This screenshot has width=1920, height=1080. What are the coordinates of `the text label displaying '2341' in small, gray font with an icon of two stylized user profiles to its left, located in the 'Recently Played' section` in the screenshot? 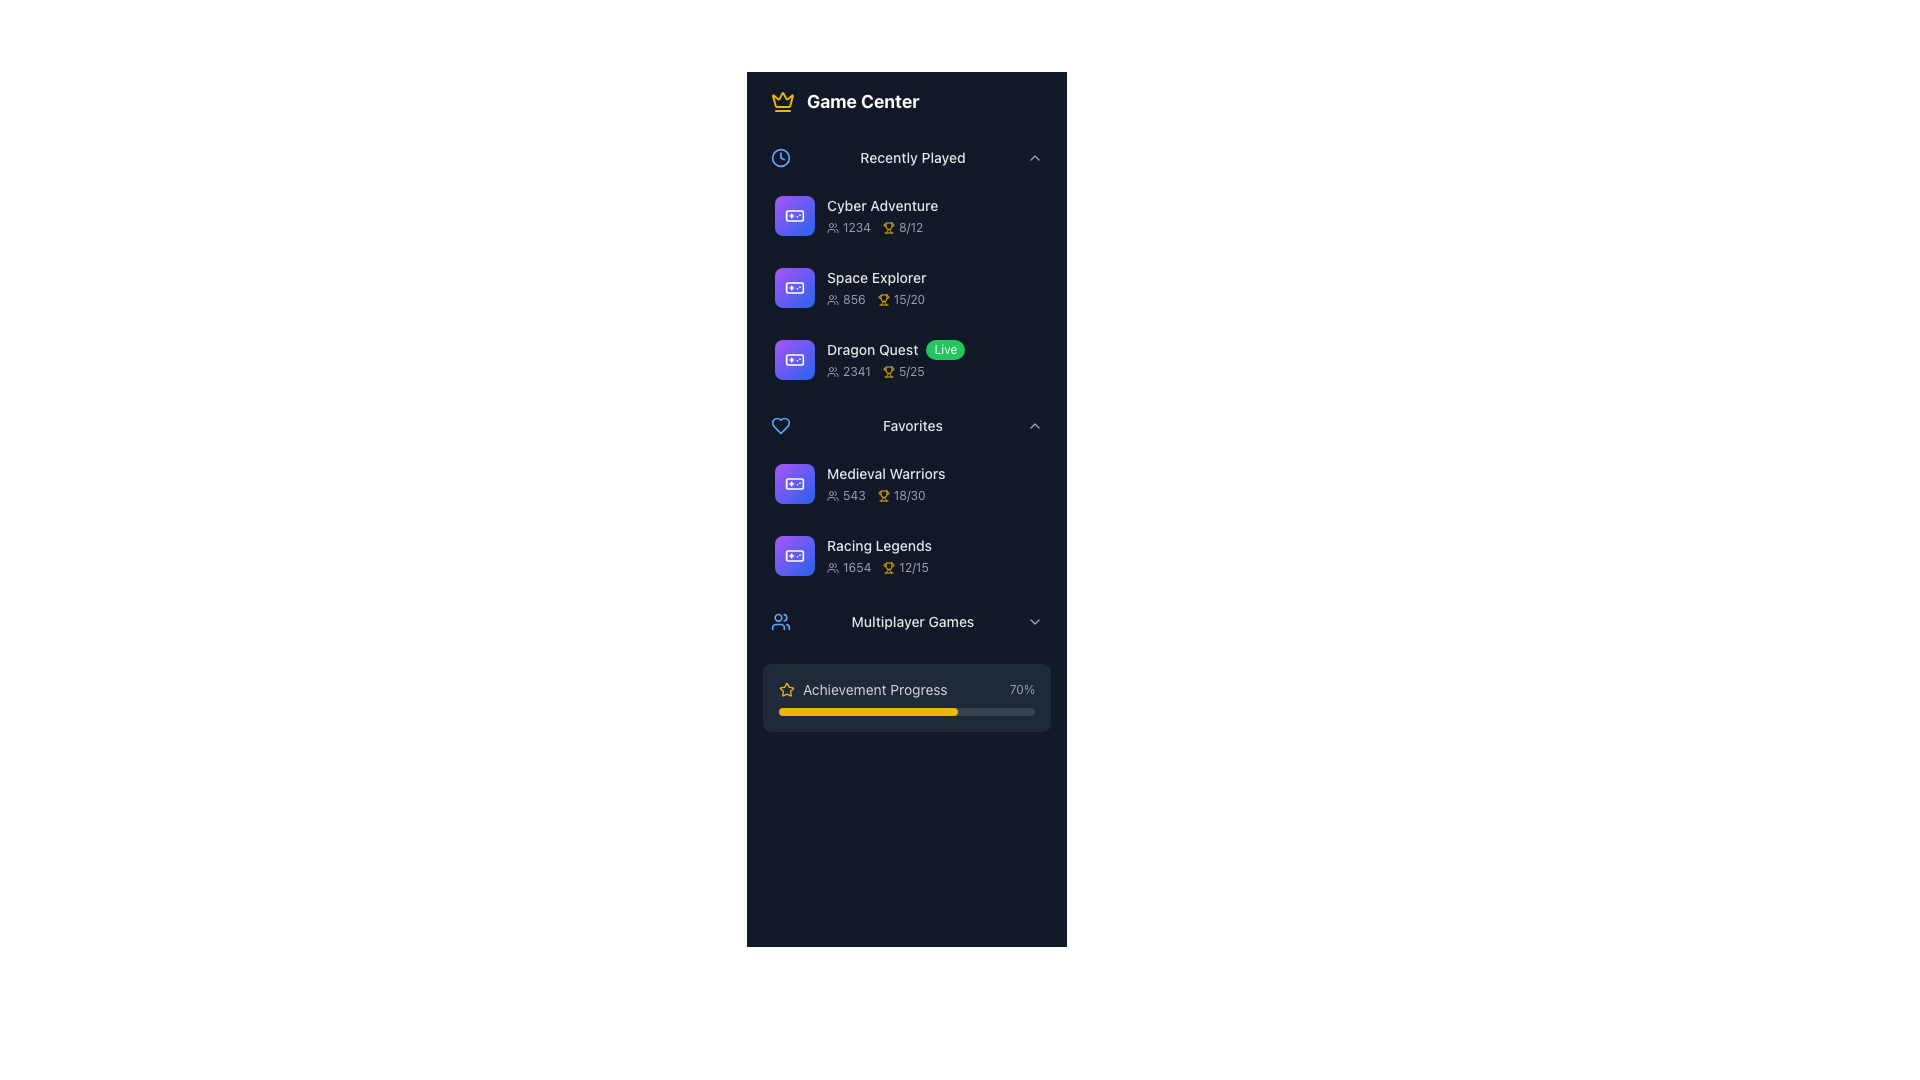 It's located at (849, 371).